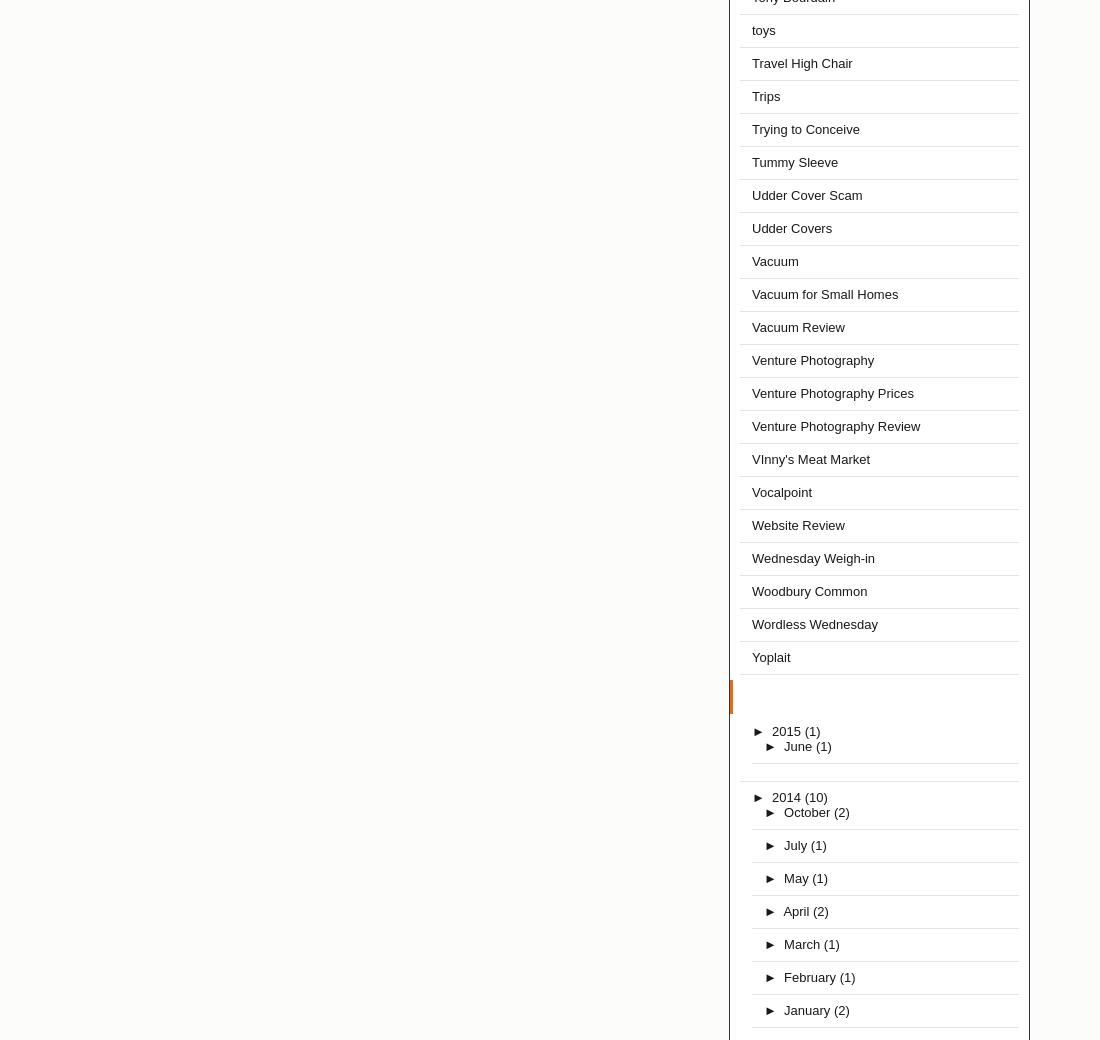  Describe the element at coordinates (750, 459) in the screenshot. I see `'VInny's Meat Market'` at that location.